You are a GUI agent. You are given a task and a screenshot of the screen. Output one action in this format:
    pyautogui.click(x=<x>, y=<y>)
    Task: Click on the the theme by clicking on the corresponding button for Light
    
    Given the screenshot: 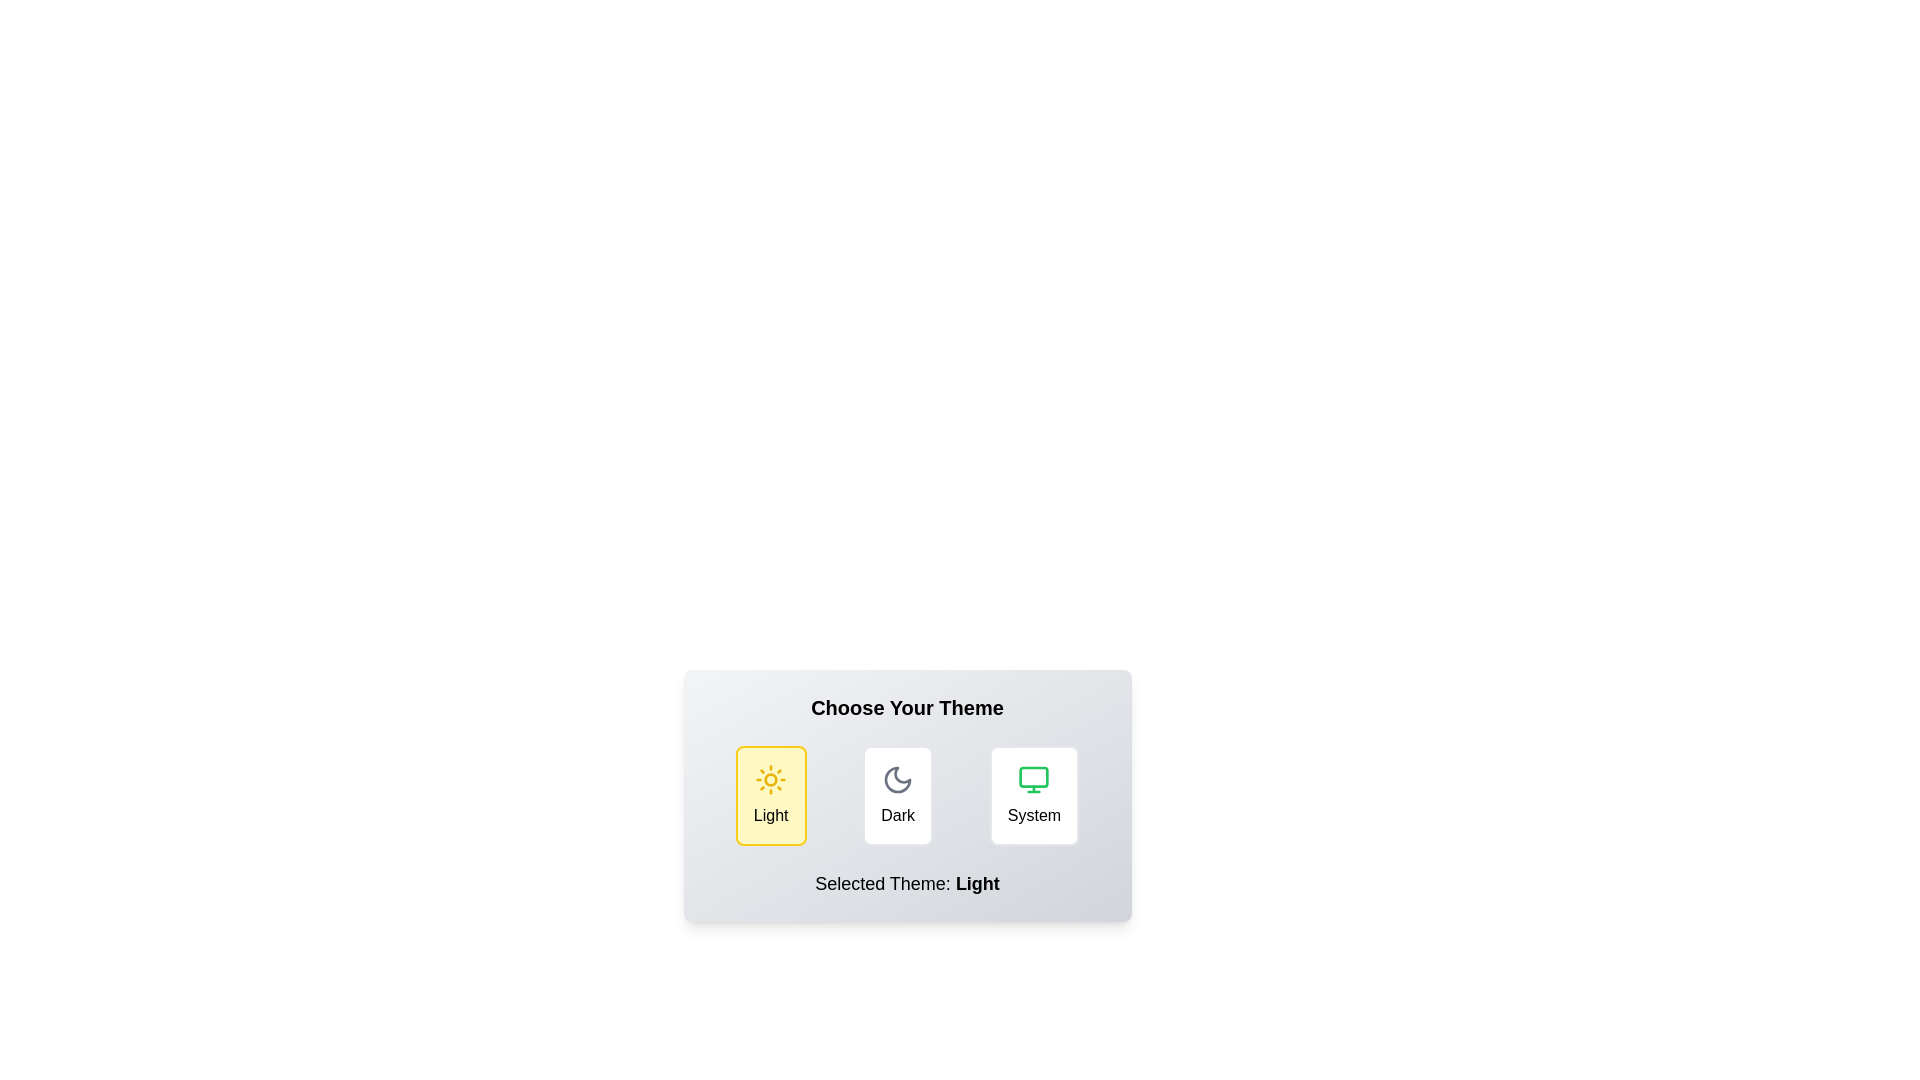 What is the action you would take?
    pyautogui.click(x=770, y=794)
    